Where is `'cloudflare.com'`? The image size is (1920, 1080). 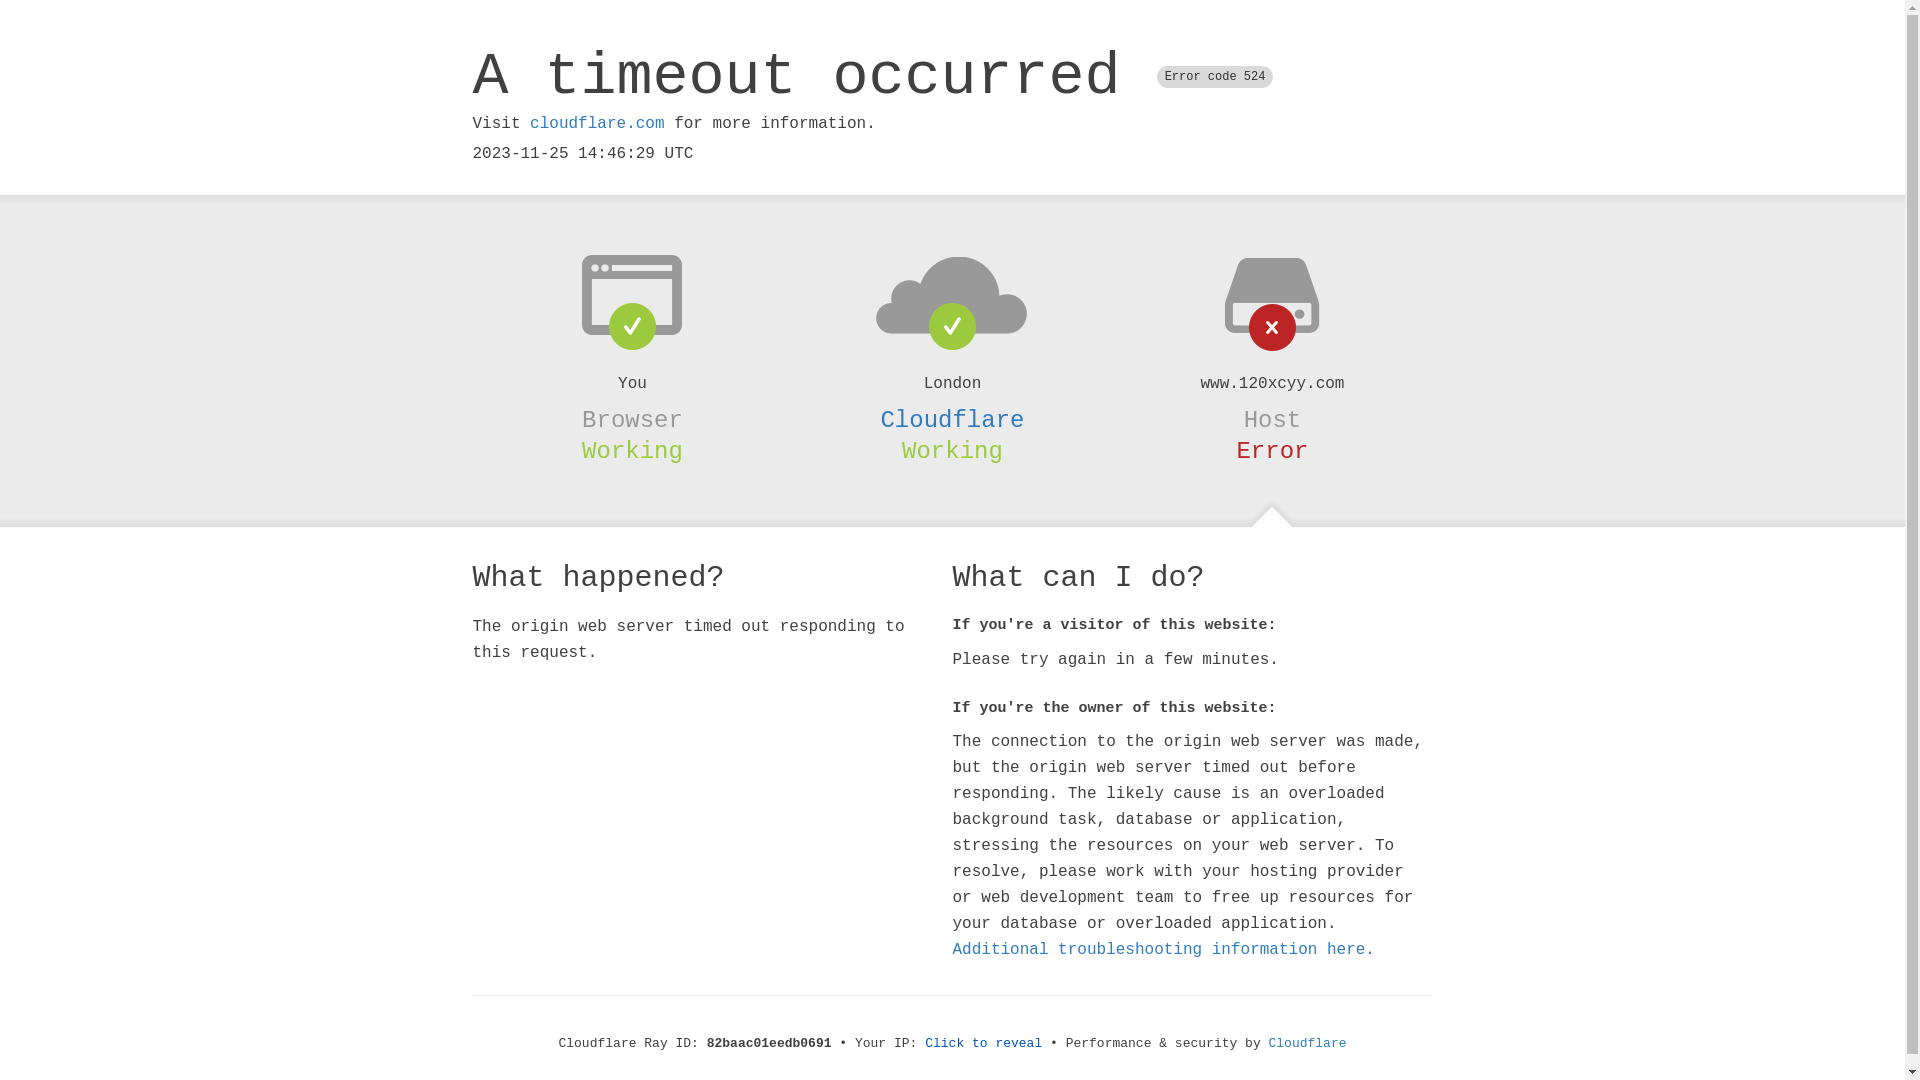
'cloudflare.com' is located at coordinates (595, 123).